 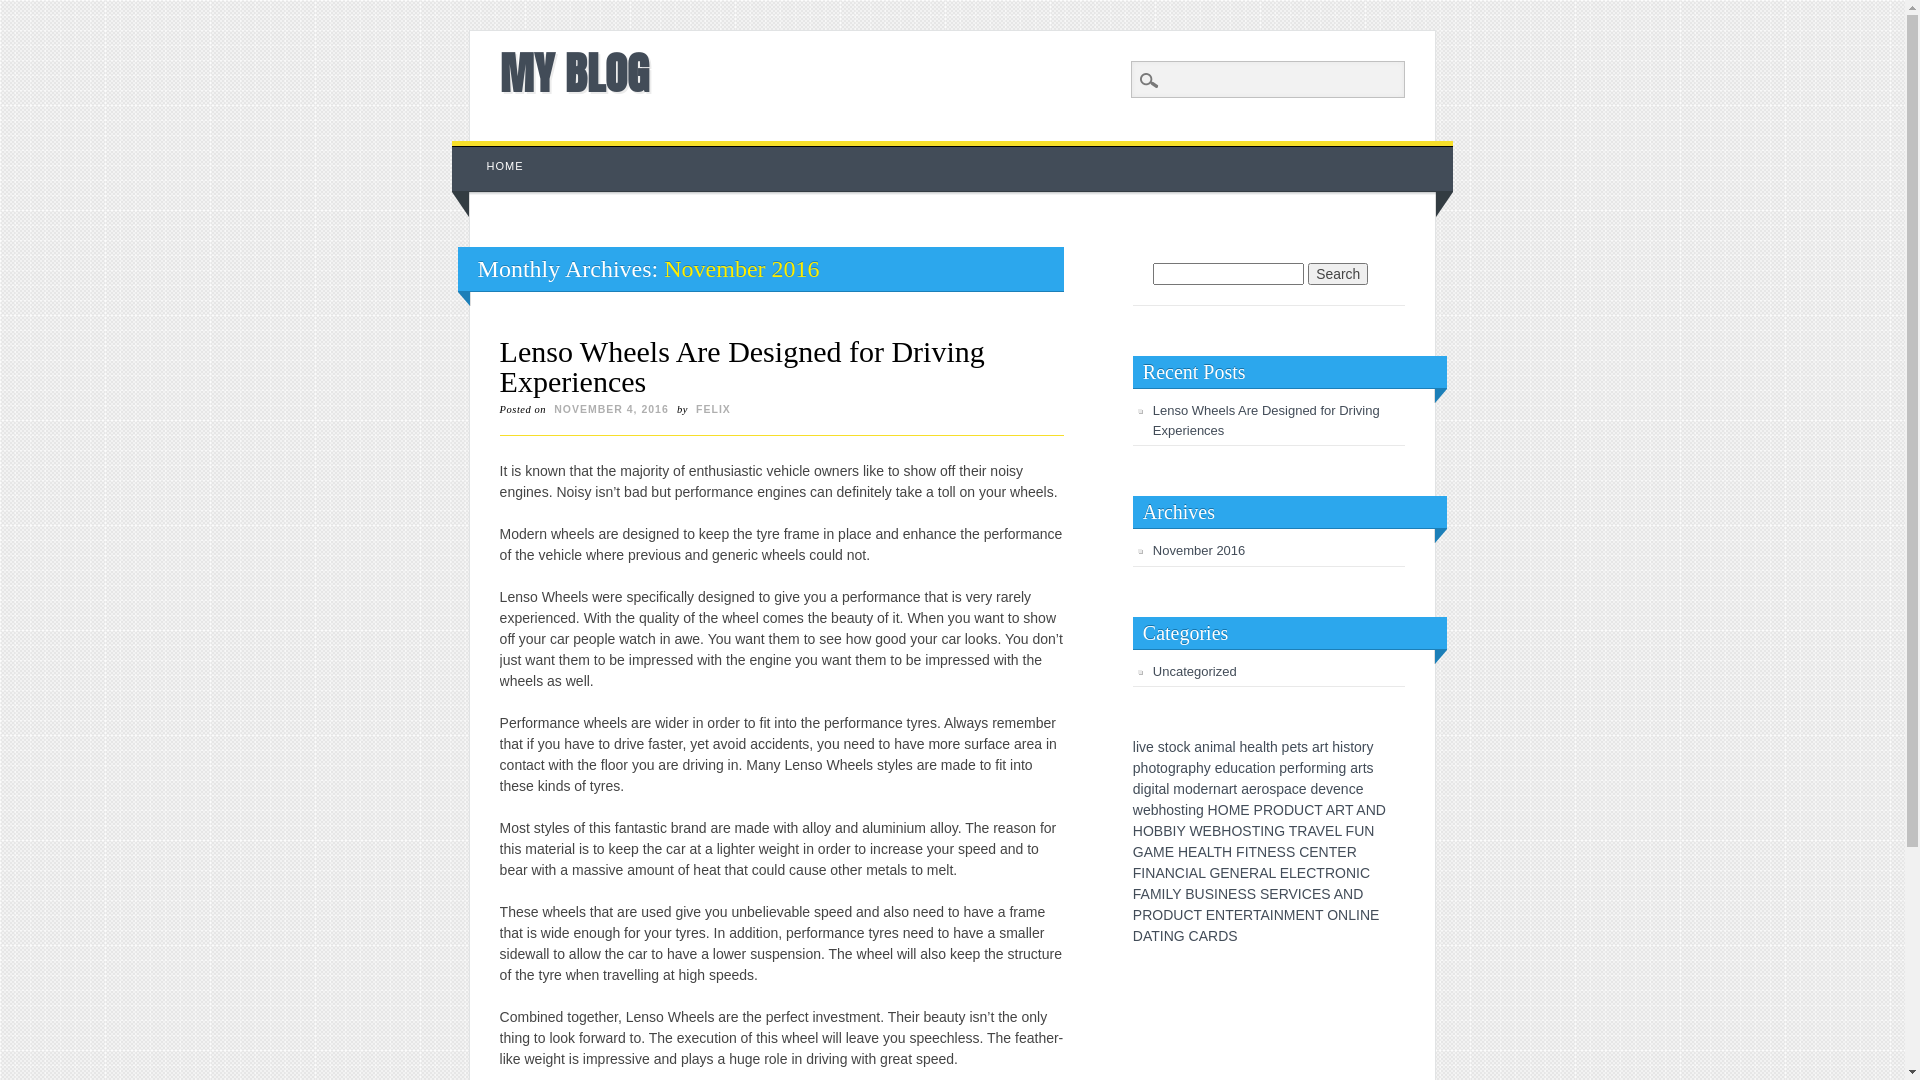 What do you see at coordinates (1252, 871) in the screenshot?
I see `'R'` at bounding box center [1252, 871].